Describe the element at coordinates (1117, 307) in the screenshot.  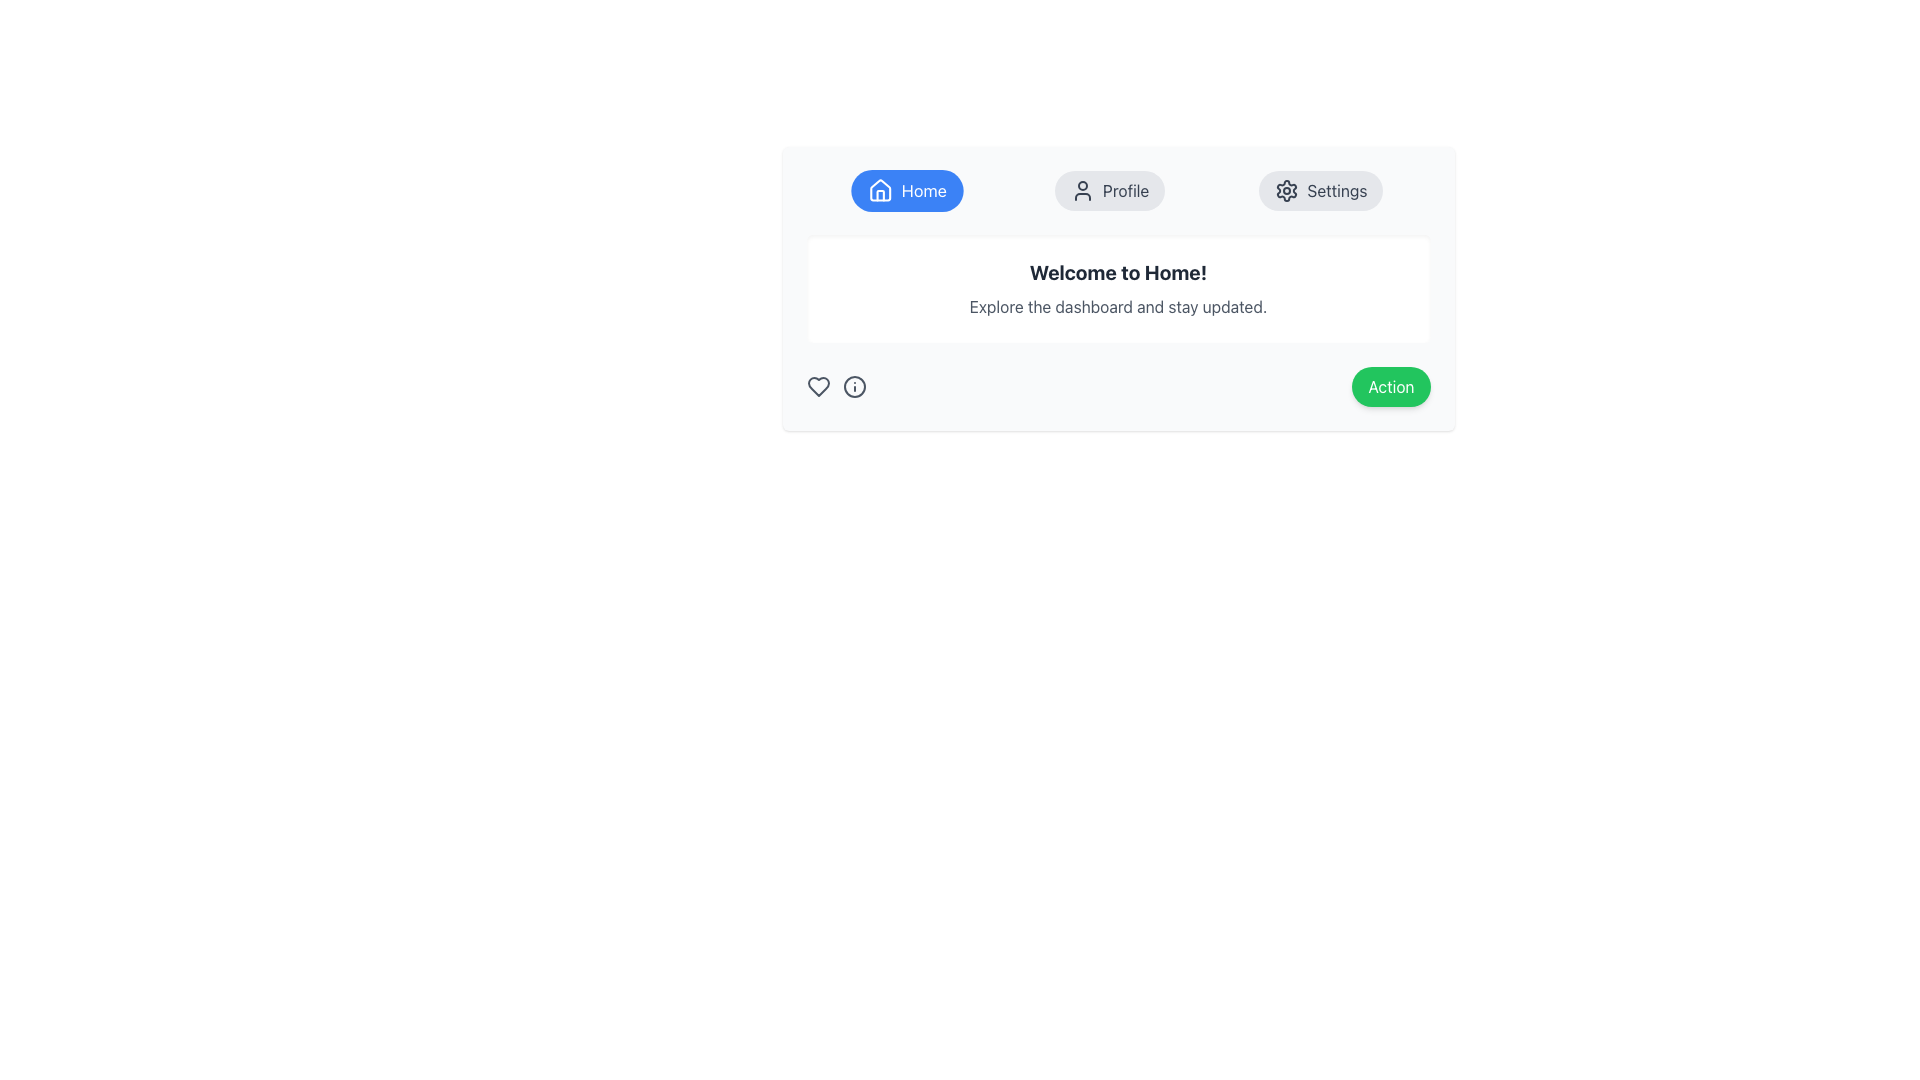
I see `the Text Label located below the header 'Welcome to Home!' in the upper half of the dashboard` at that location.